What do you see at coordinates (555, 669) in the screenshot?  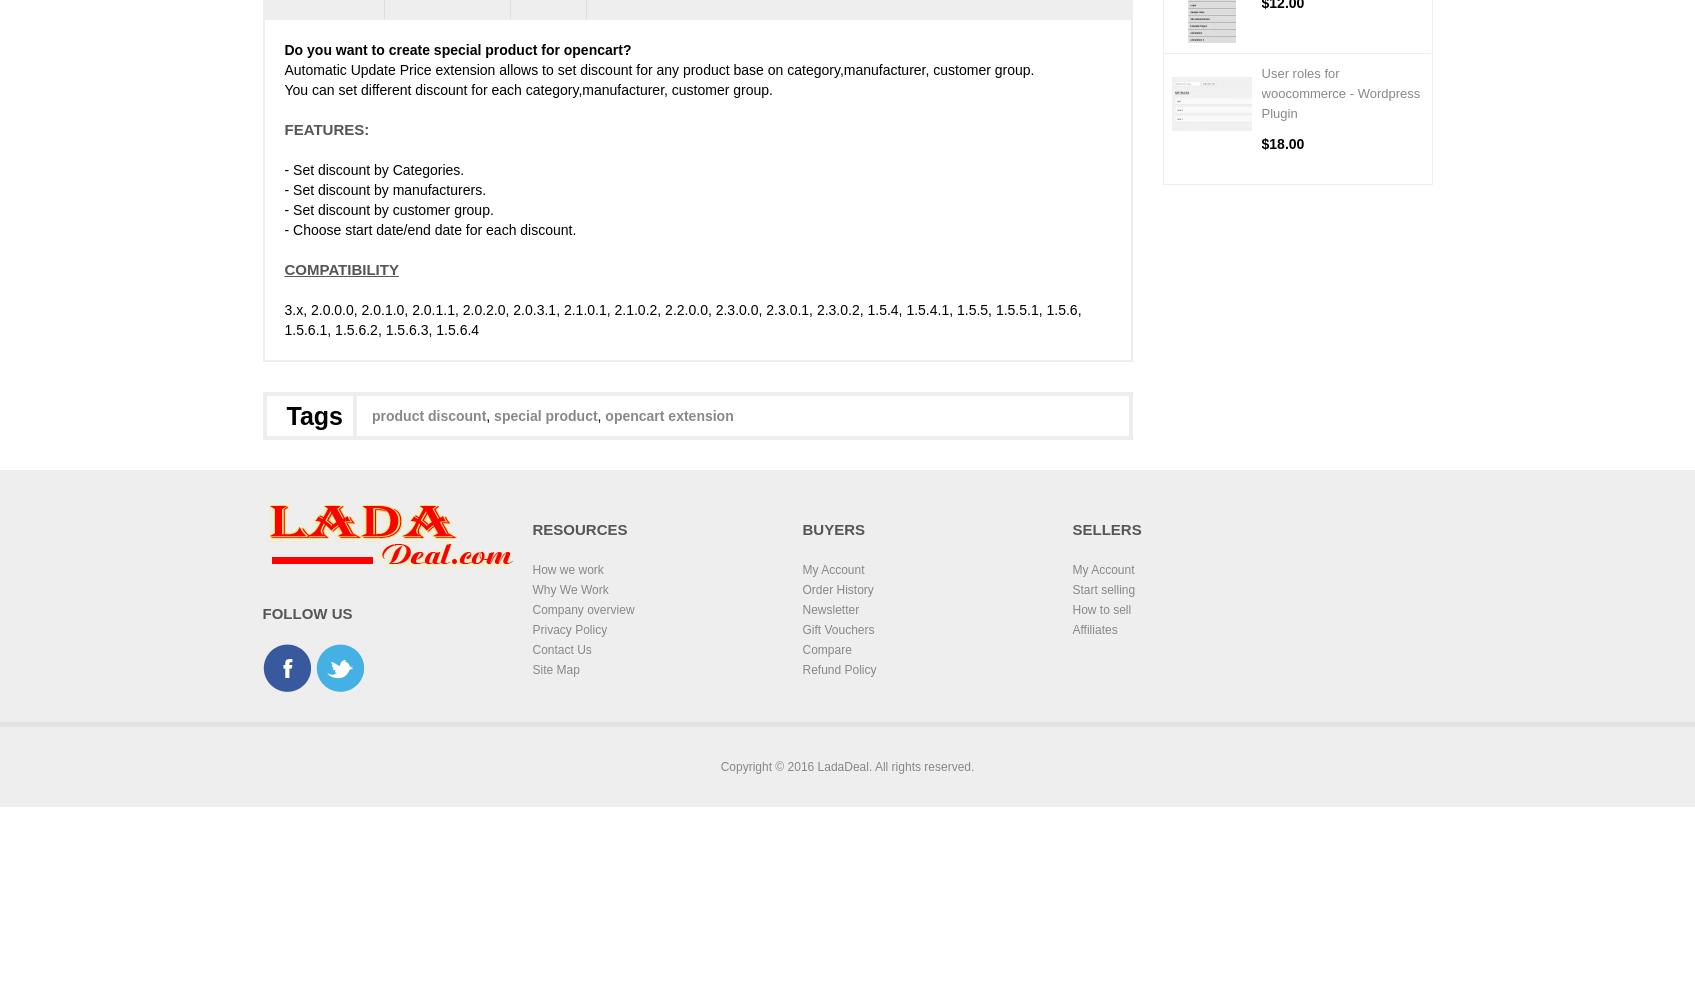 I see `'Site Map'` at bounding box center [555, 669].